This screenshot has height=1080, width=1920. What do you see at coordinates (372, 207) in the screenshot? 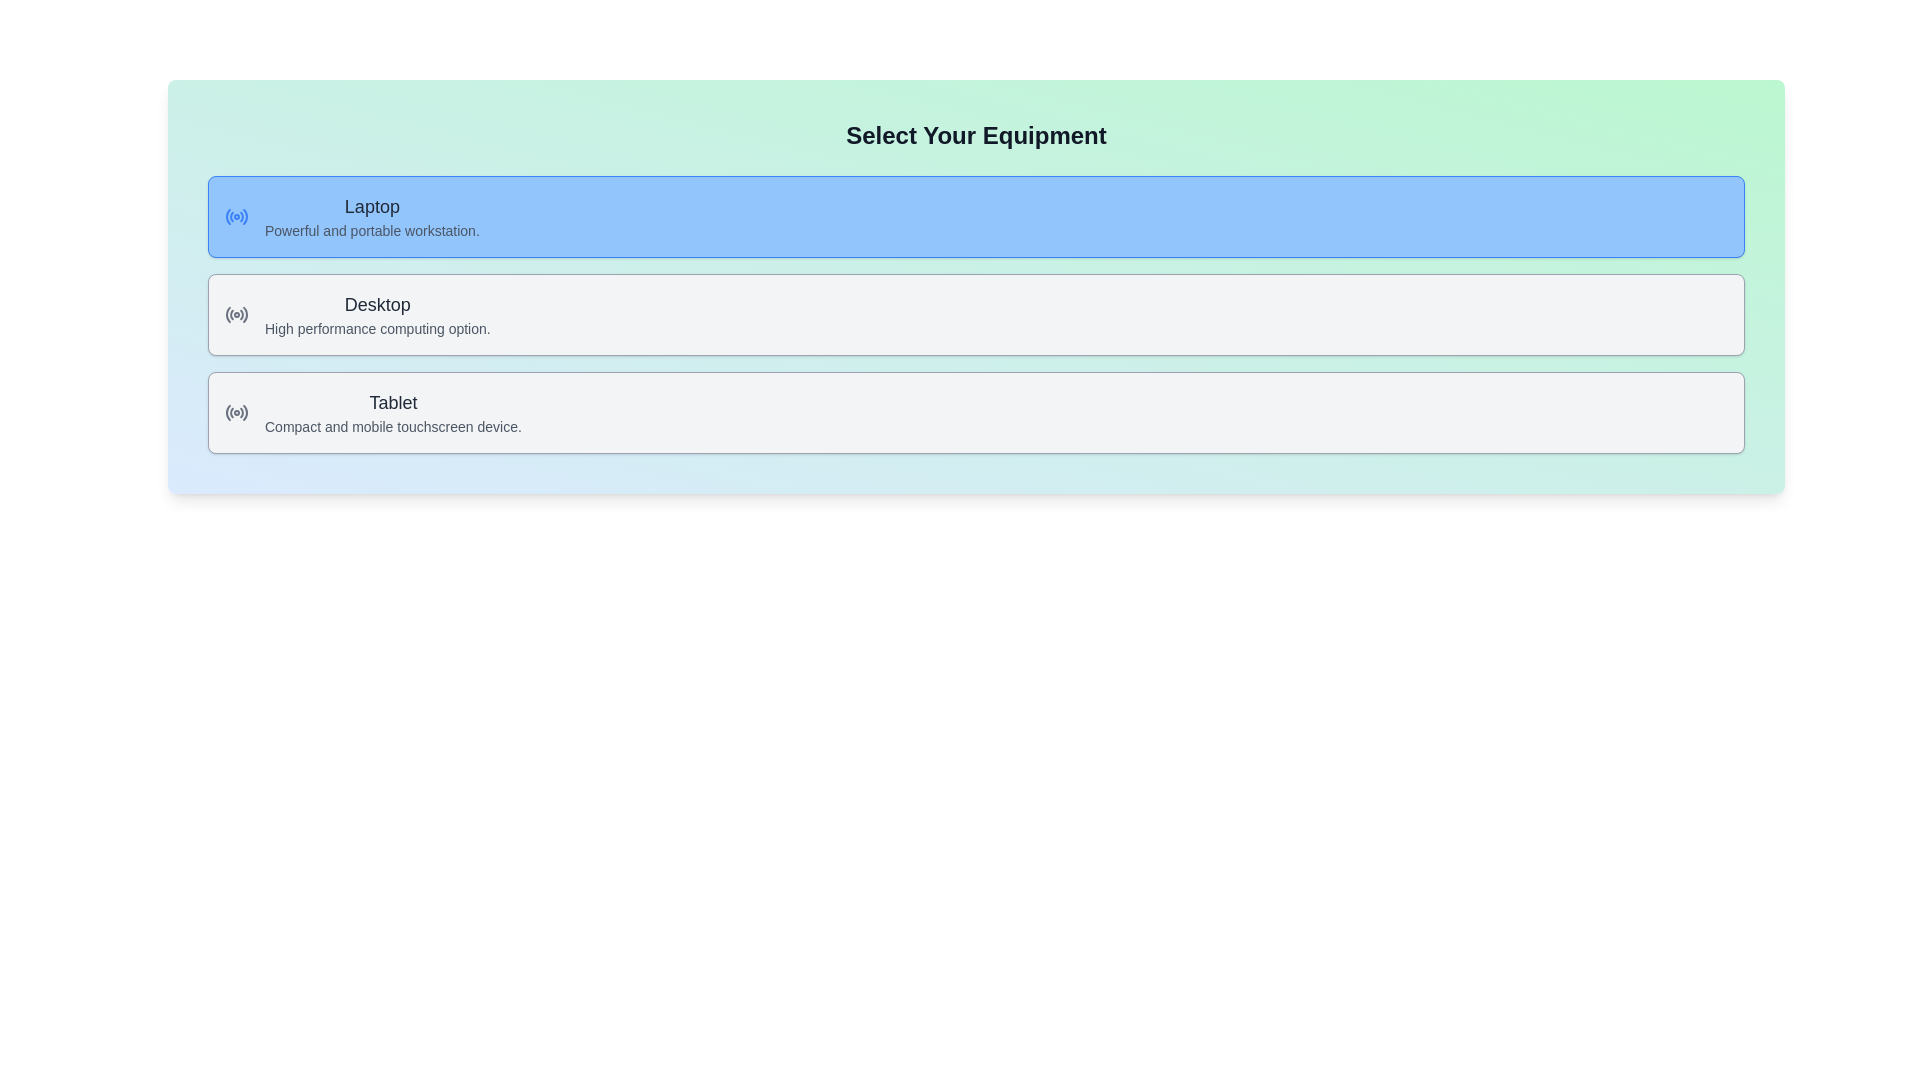
I see `the text label displaying 'Laptop' in bold font style, which is situated above the descriptive text 'Powerful and portable workstation' within a light blue rectangular background` at bounding box center [372, 207].